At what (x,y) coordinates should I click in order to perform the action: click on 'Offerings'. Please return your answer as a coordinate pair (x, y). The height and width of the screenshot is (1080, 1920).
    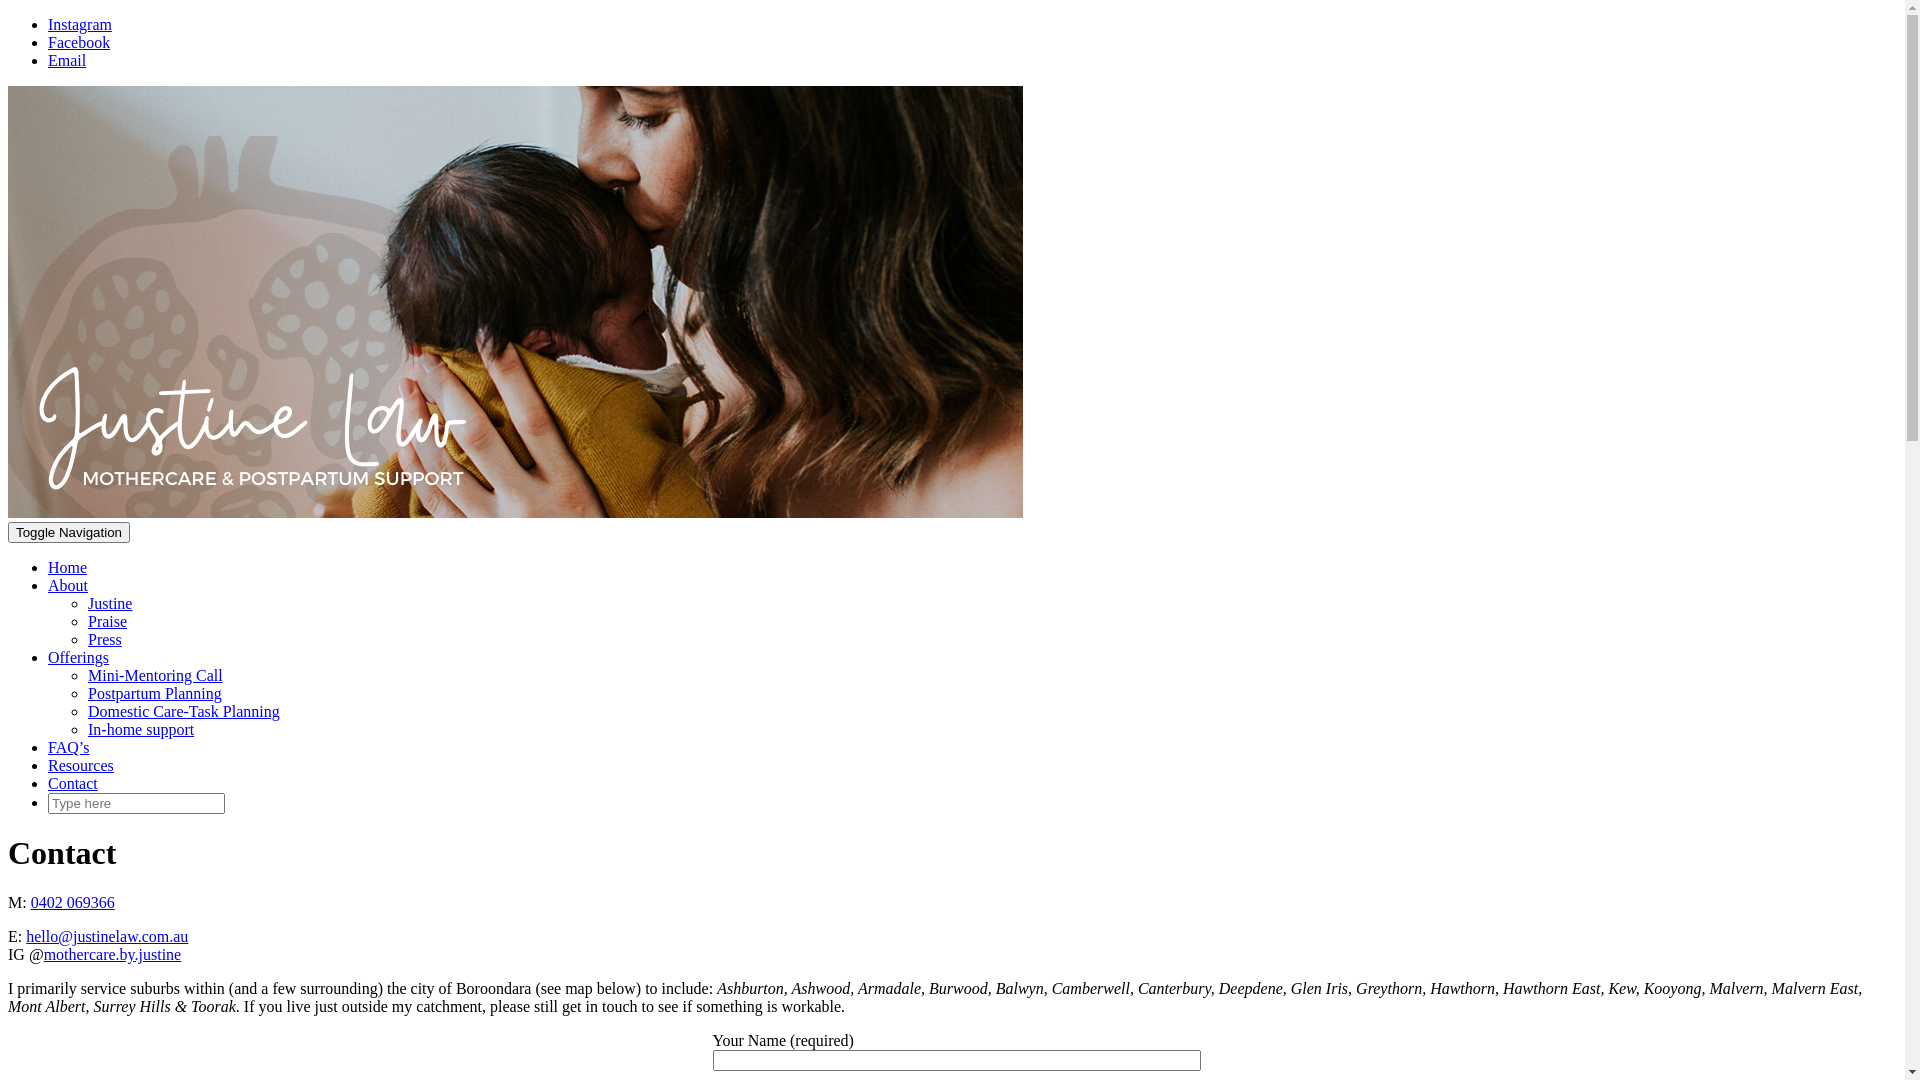
    Looking at the image, I should click on (78, 657).